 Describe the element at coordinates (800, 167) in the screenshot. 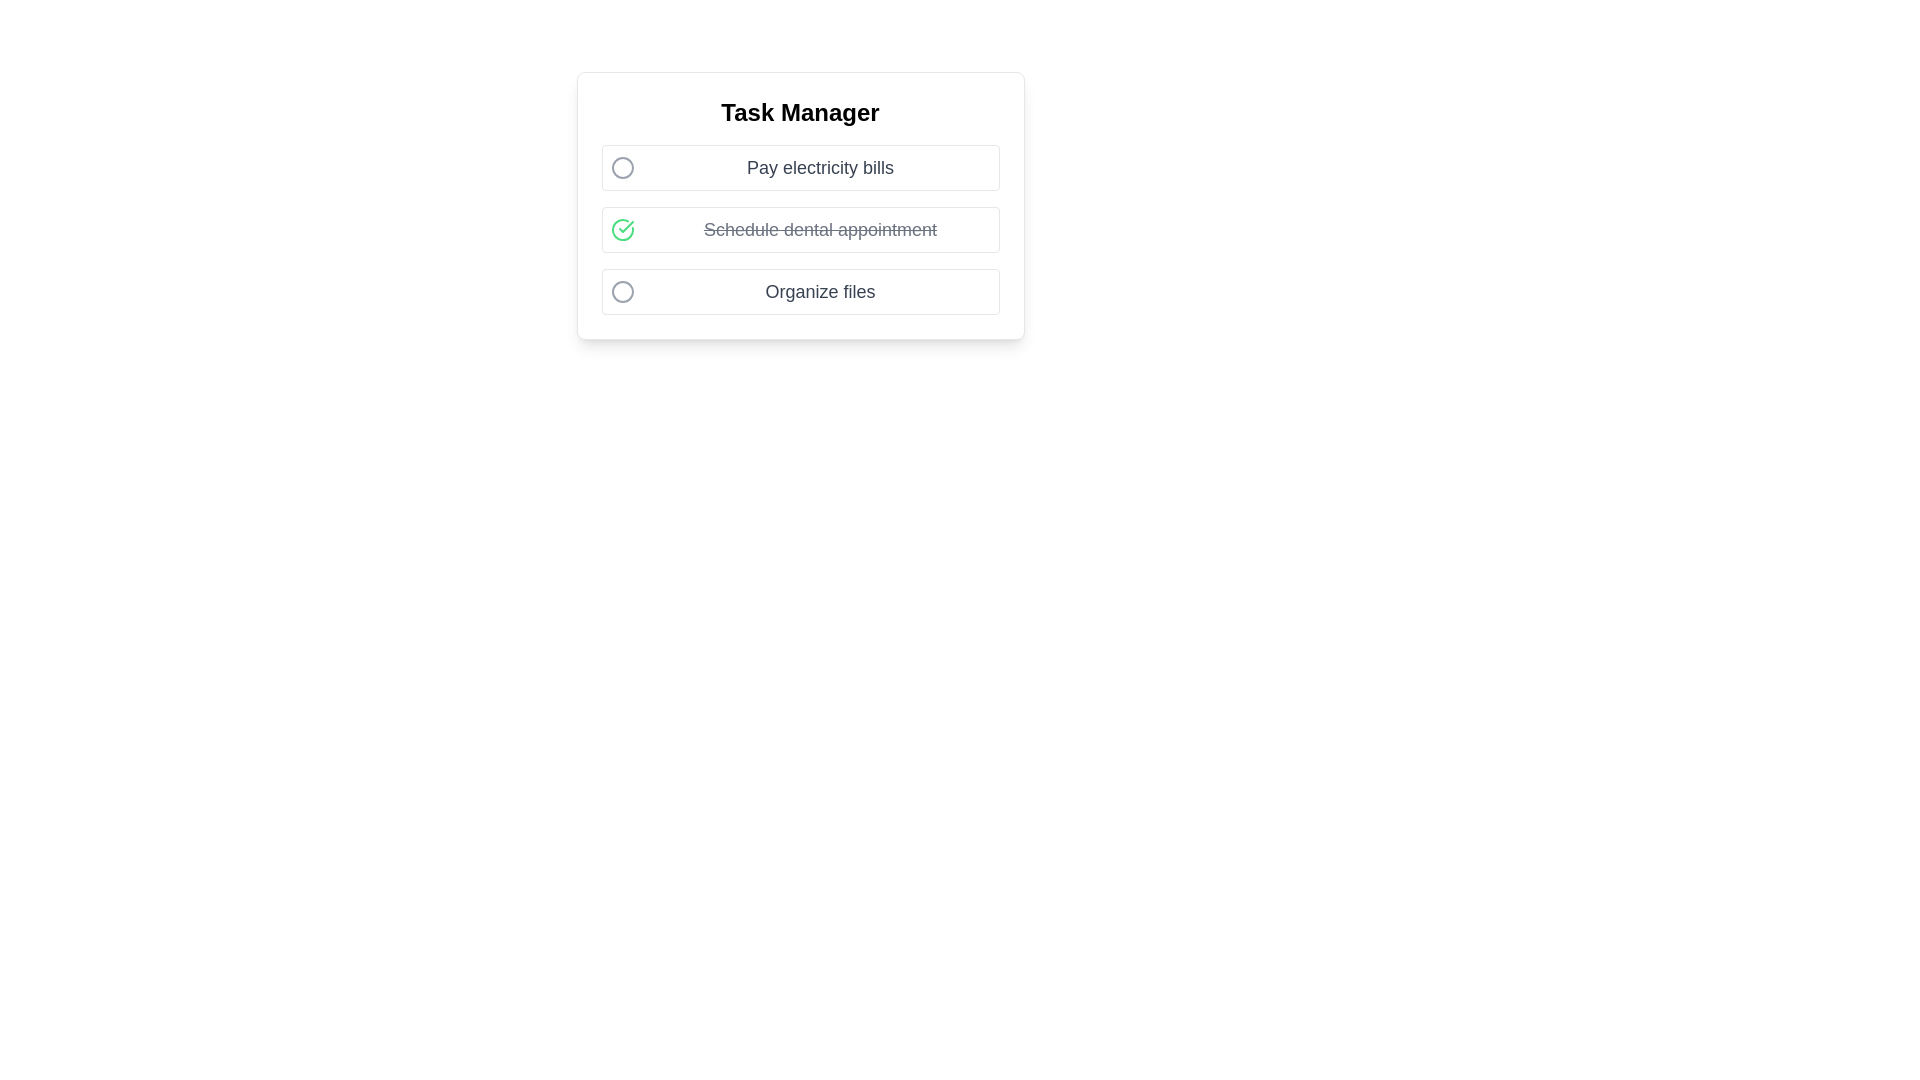

I see `the first task item` at that location.